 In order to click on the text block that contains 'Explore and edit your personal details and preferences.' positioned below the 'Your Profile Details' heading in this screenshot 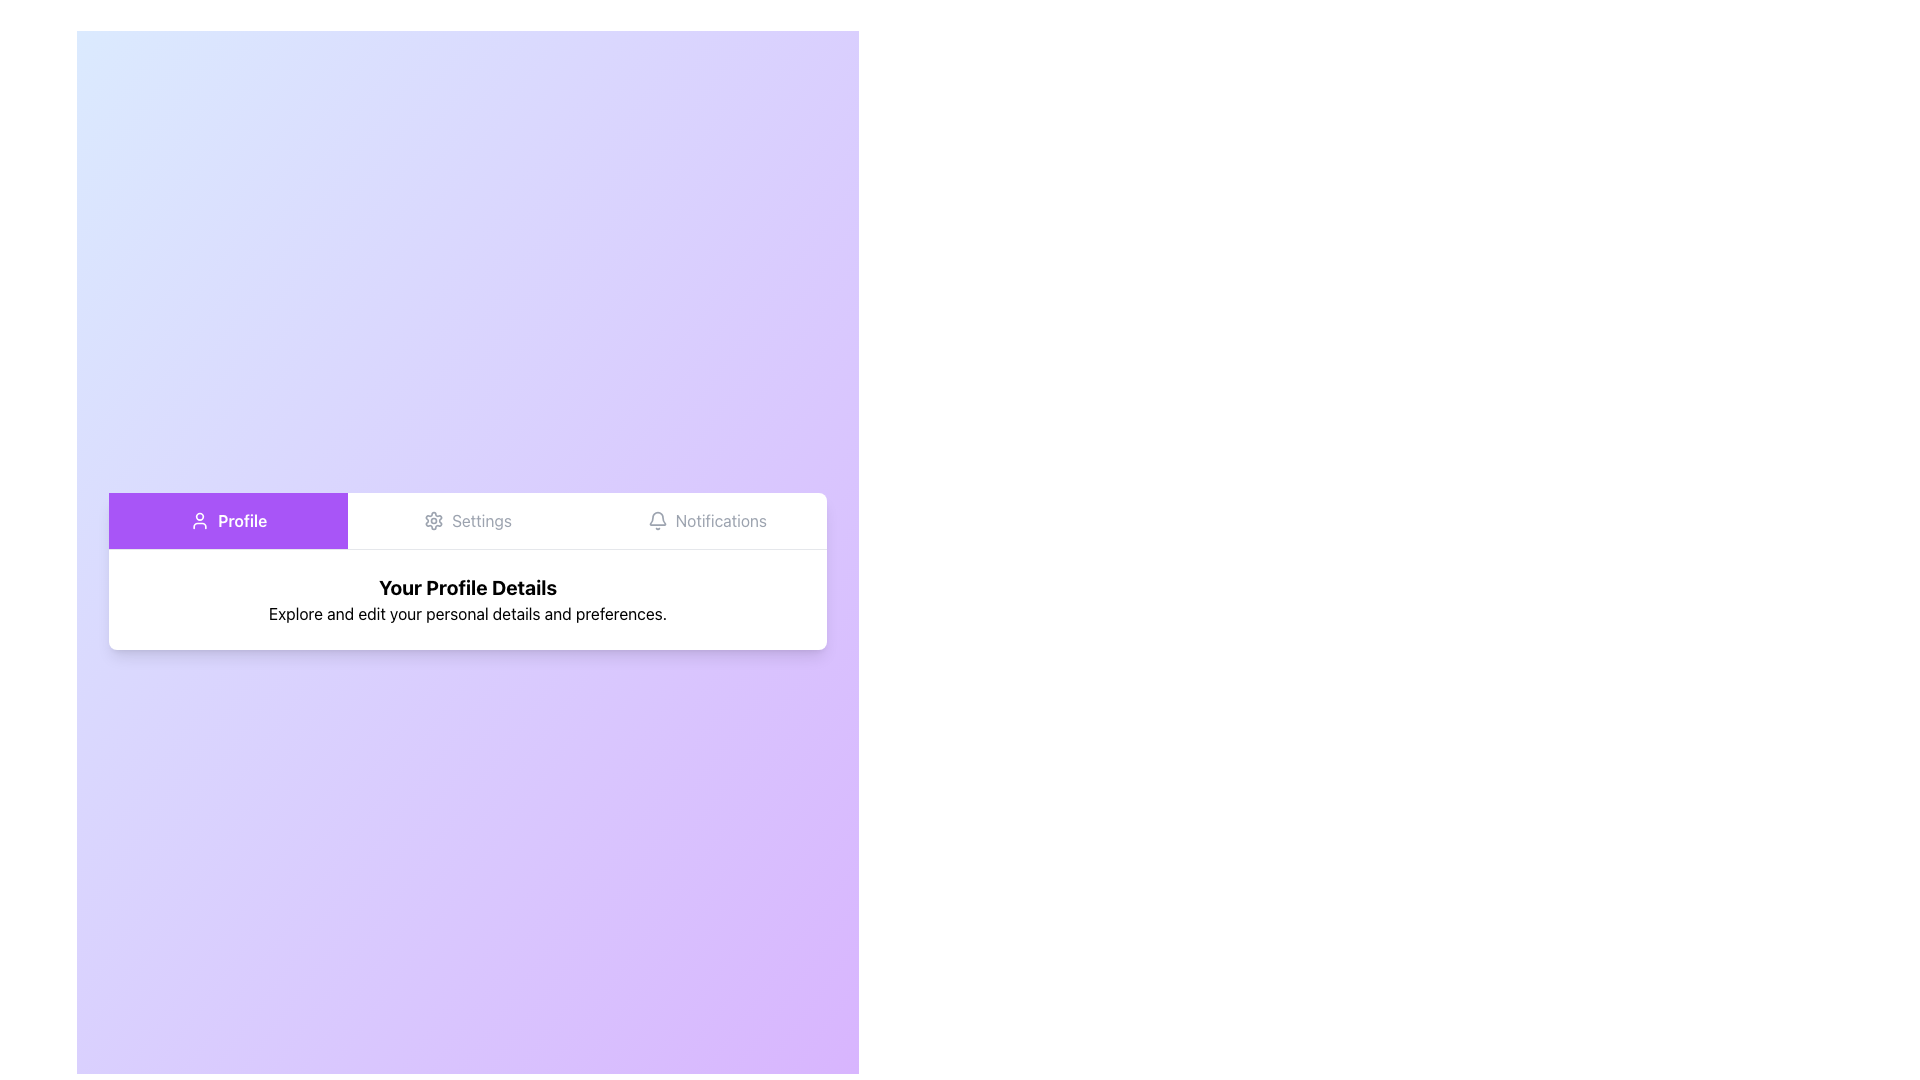, I will do `click(466, 612)`.